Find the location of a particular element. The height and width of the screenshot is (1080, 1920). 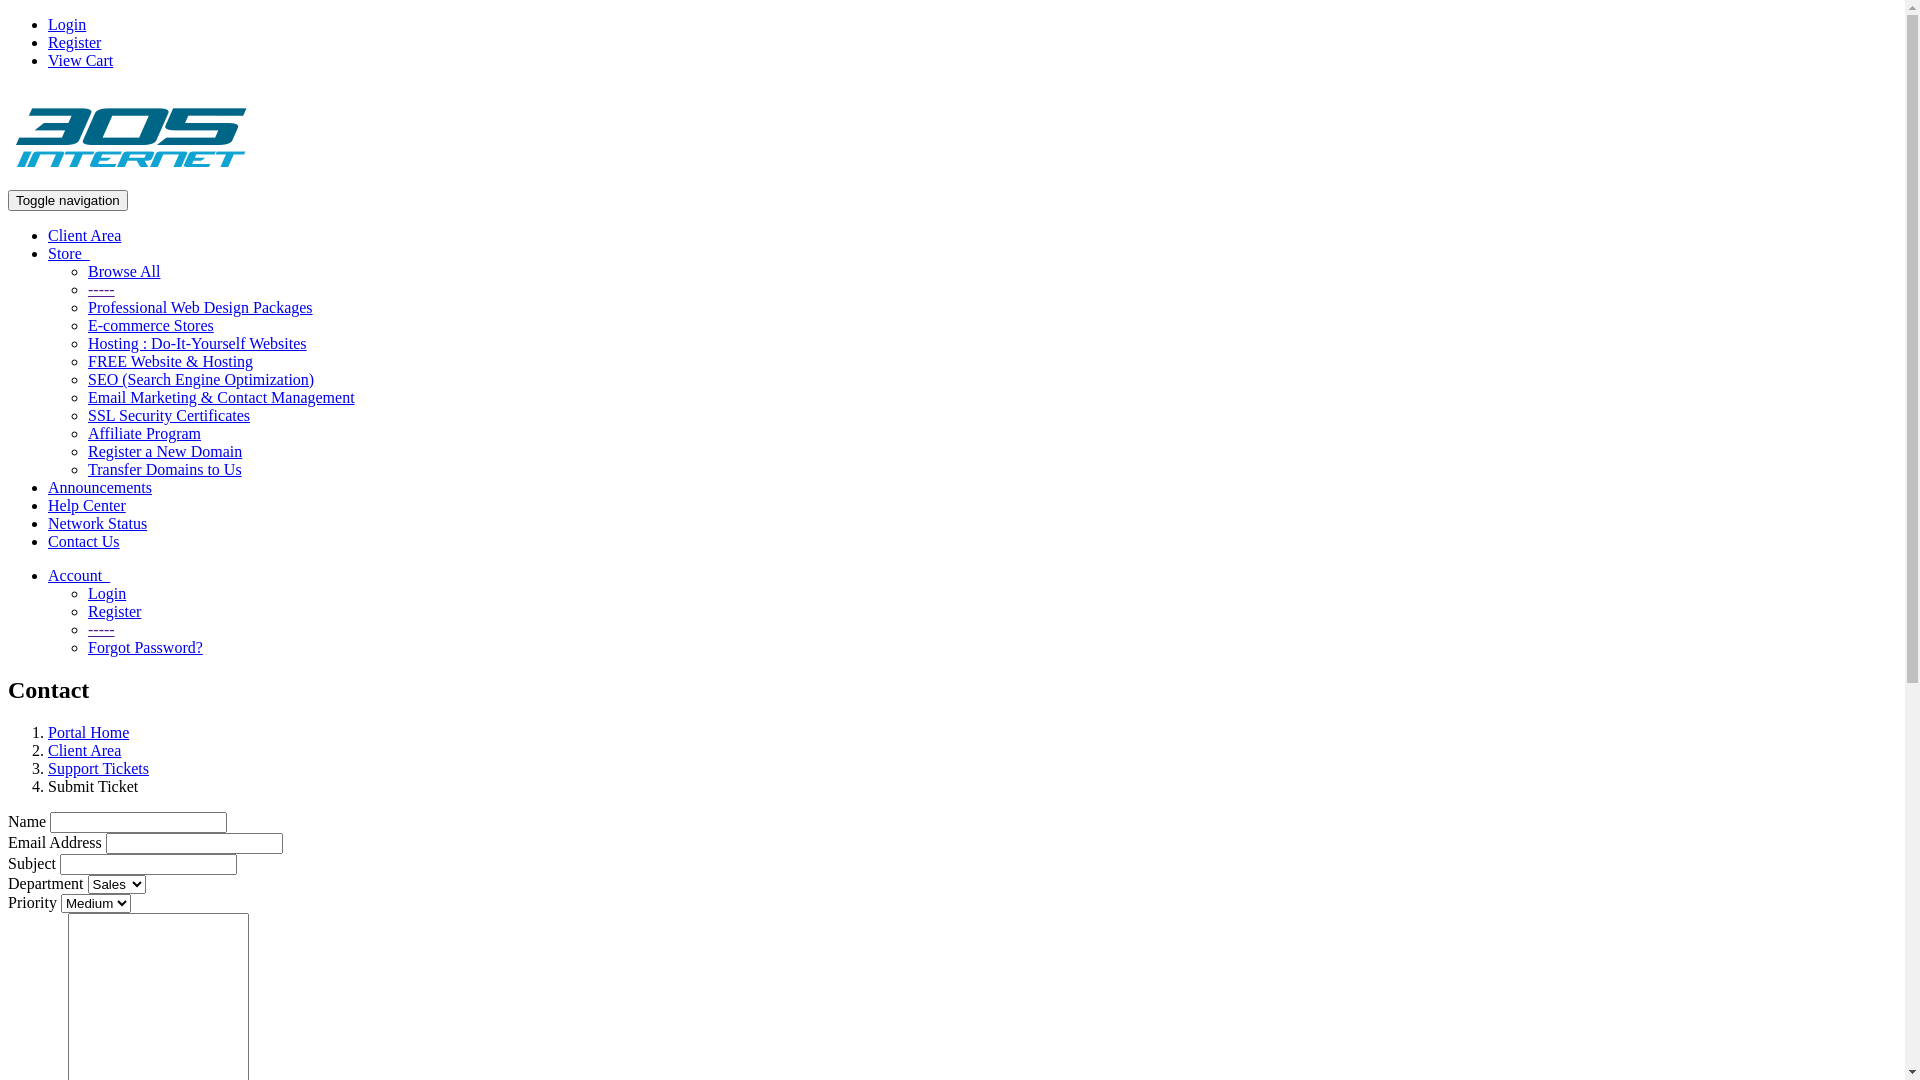

'Account  ' is located at coordinates (78, 575).